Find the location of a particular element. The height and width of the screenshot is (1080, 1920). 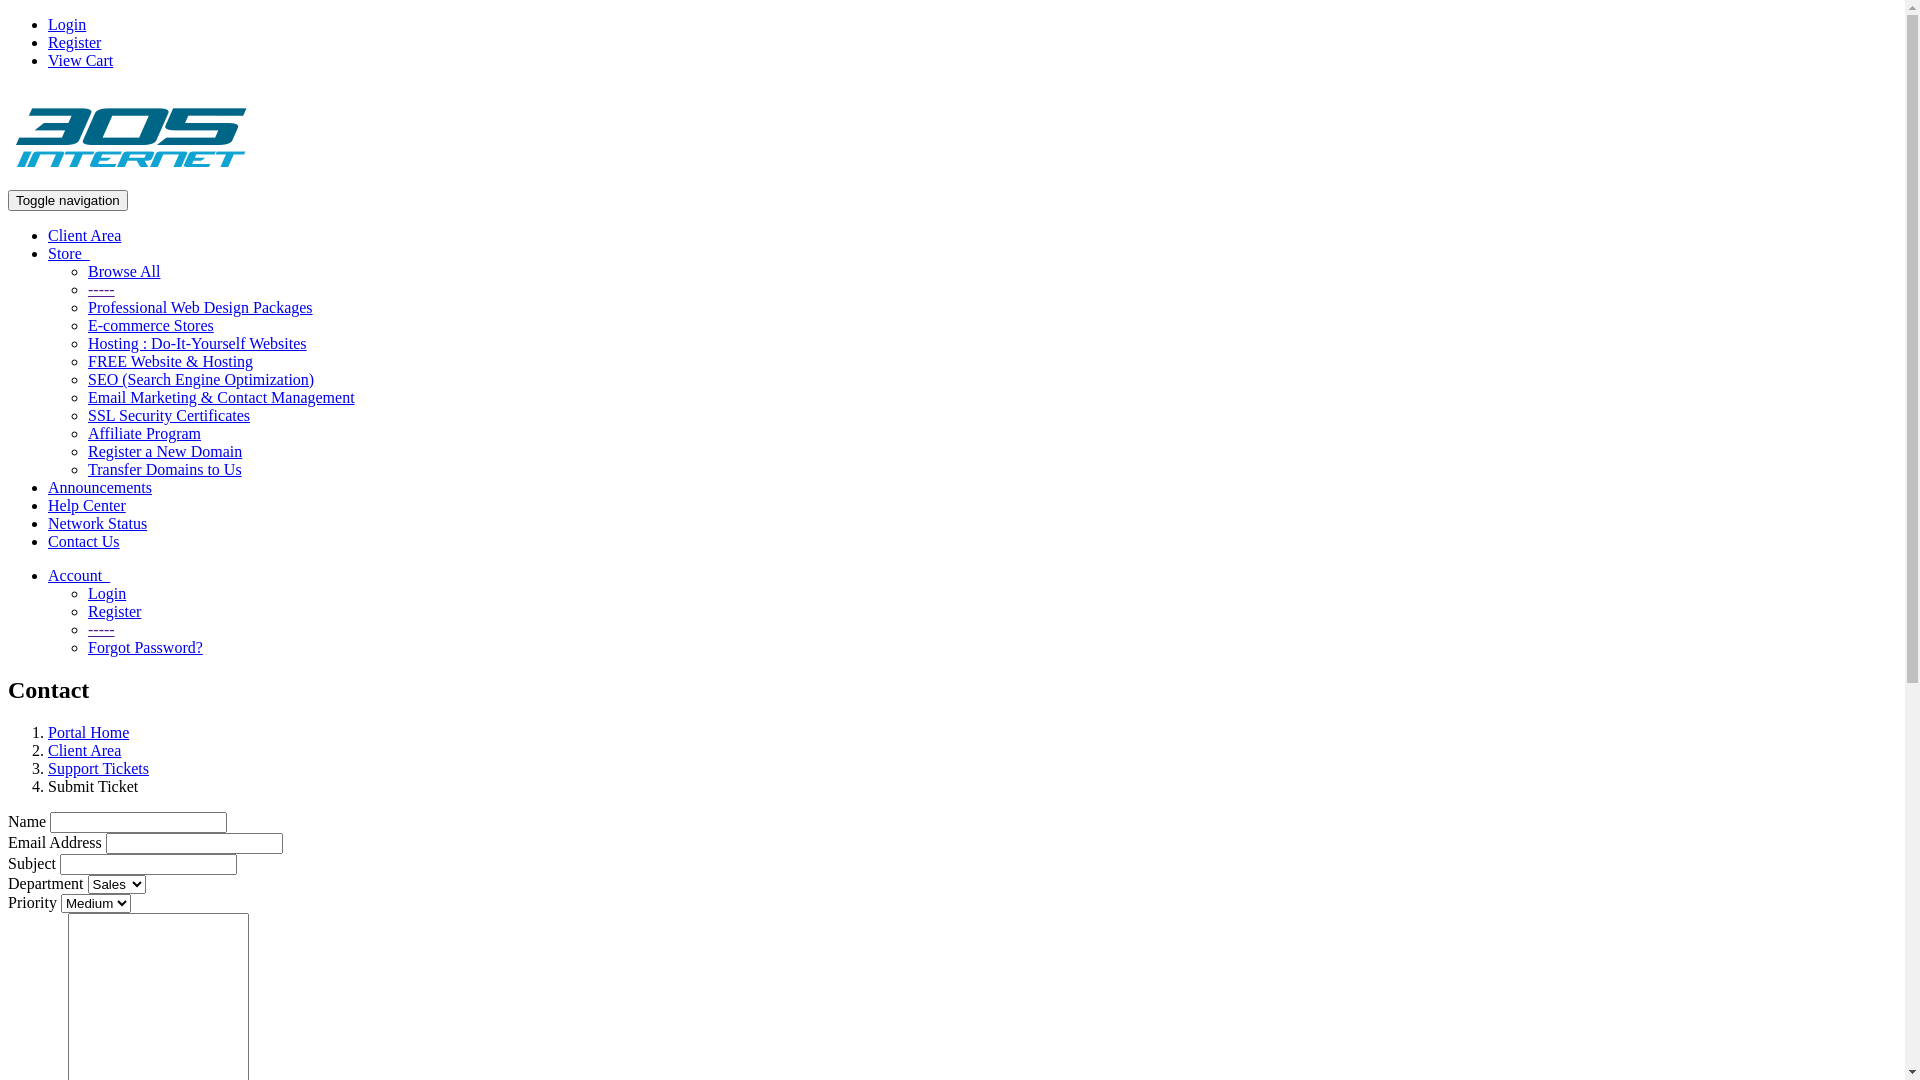

'Account  ' is located at coordinates (78, 575).